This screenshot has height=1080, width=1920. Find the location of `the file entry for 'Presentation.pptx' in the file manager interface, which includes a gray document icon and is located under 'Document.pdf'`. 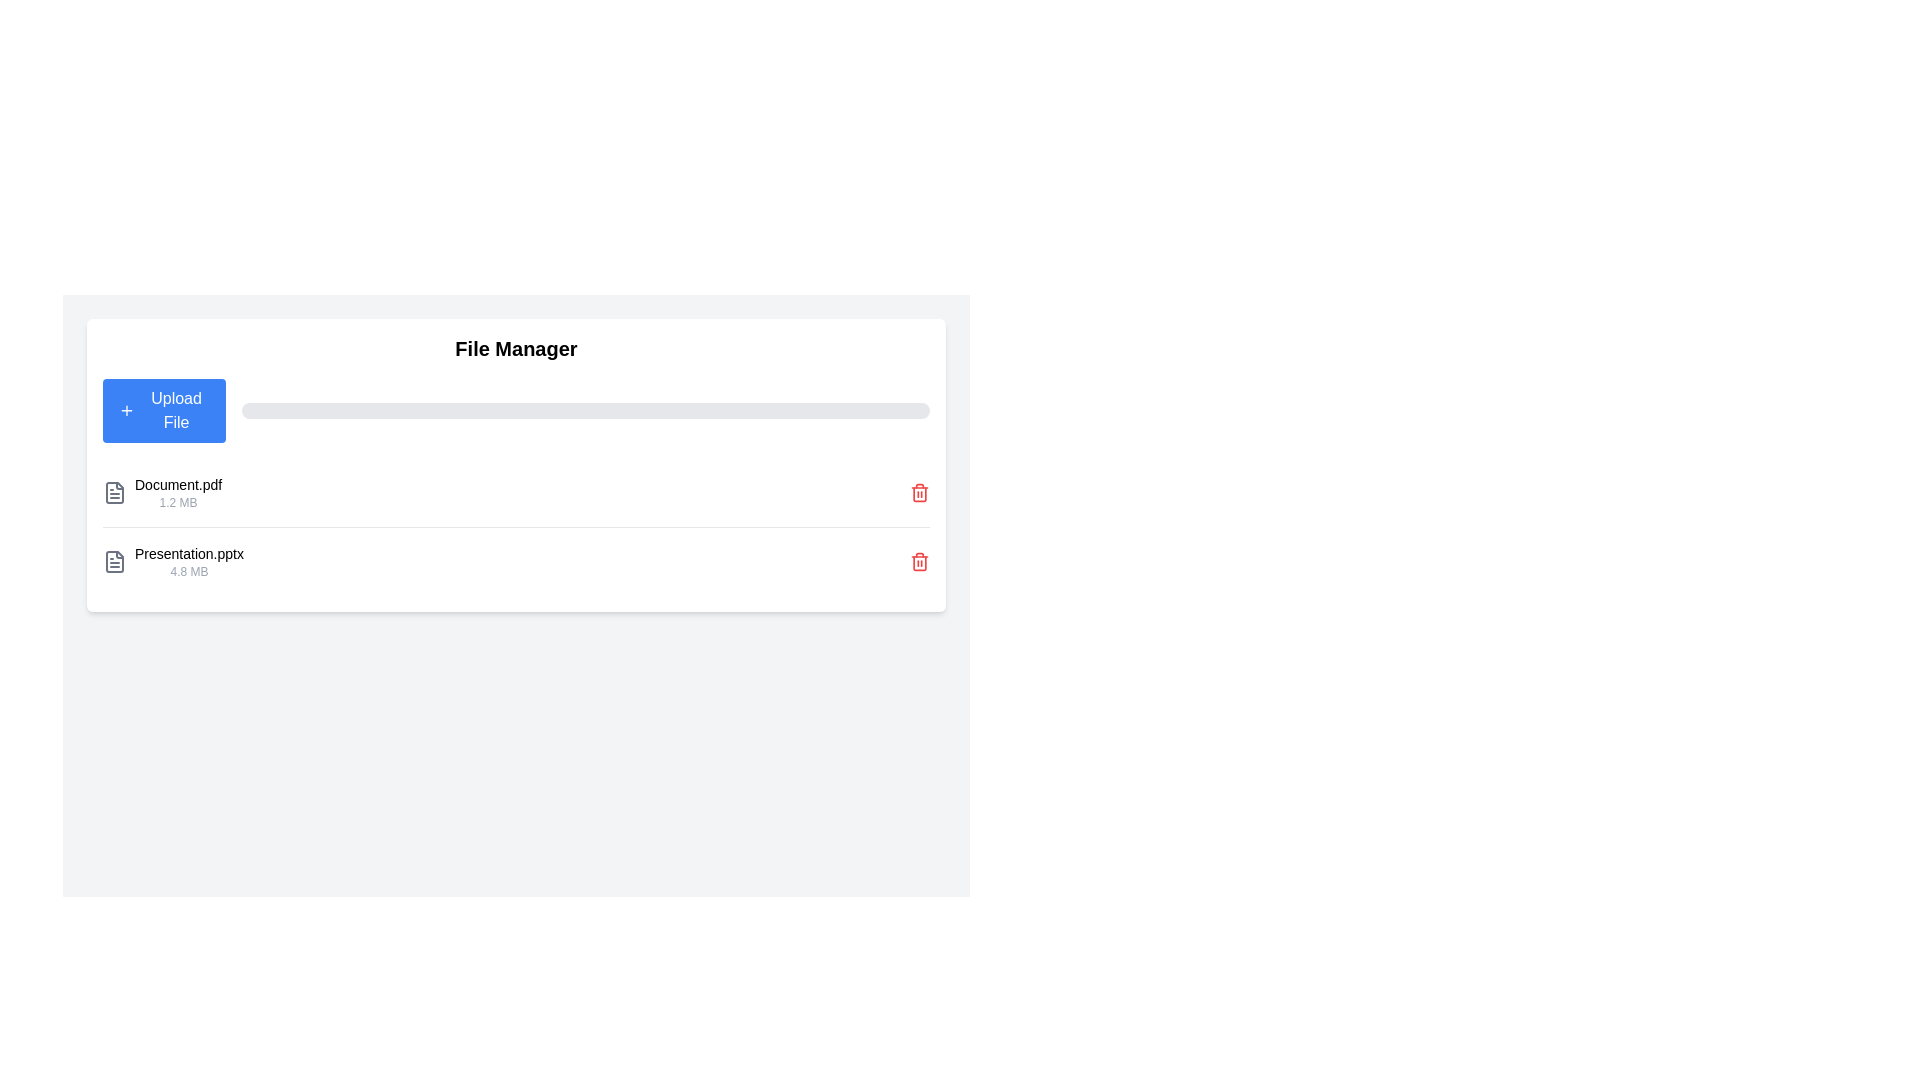

the file entry for 'Presentation.pptx' in the file manager interface, which includes a gray document icon and is located under 'Document.pdf' is located at coordinates (173, 562).